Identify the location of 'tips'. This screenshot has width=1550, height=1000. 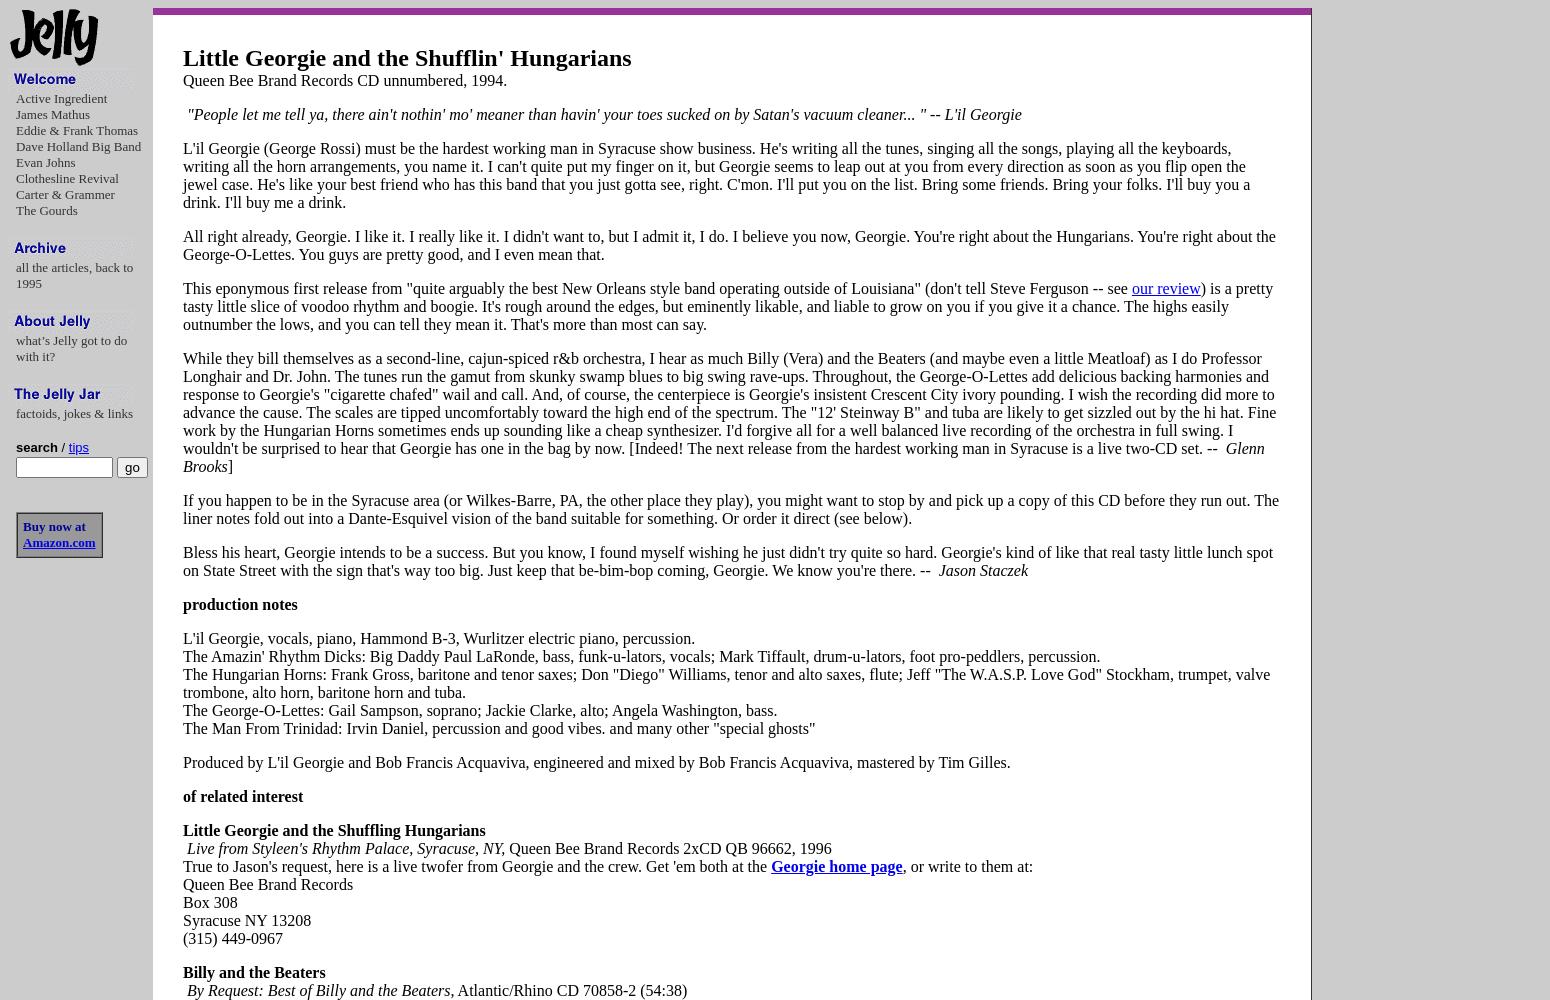
(78, 446).